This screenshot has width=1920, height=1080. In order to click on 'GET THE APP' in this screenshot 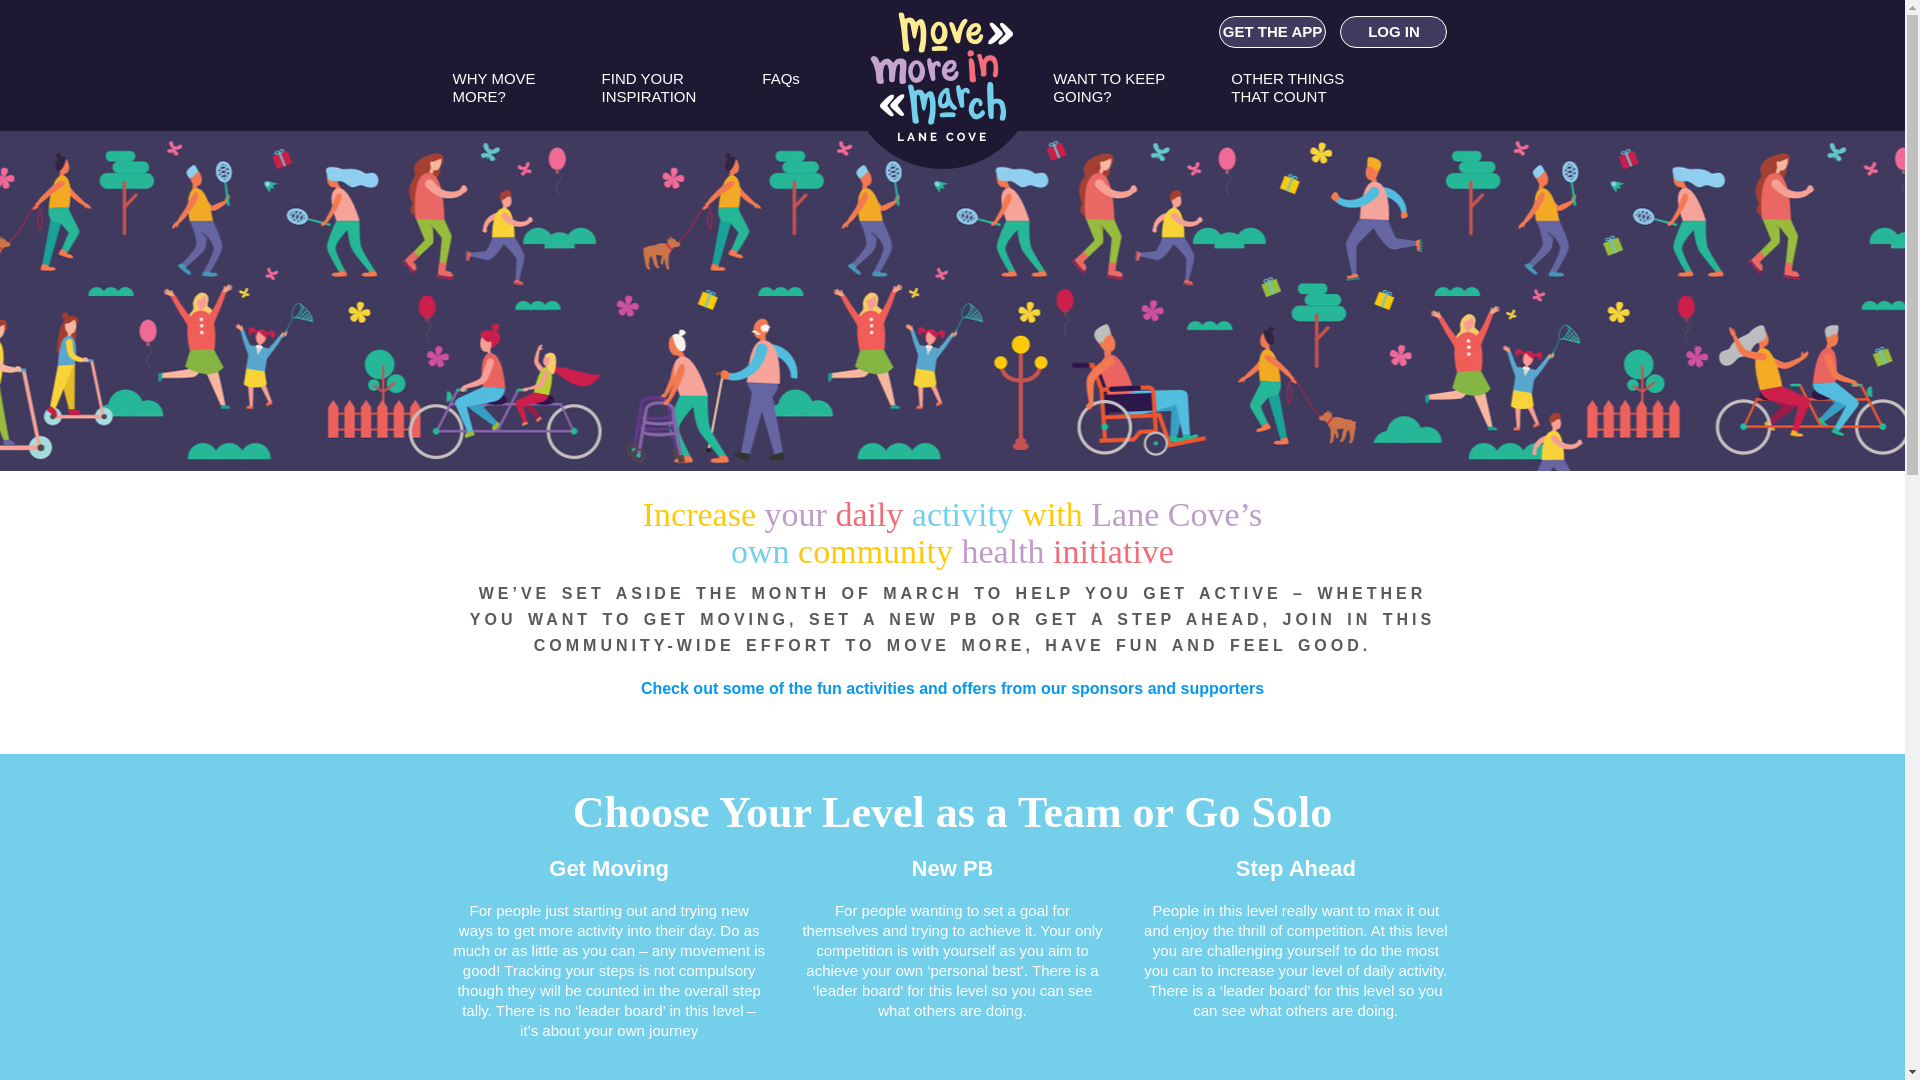, I will do `click(1271, 31)`.